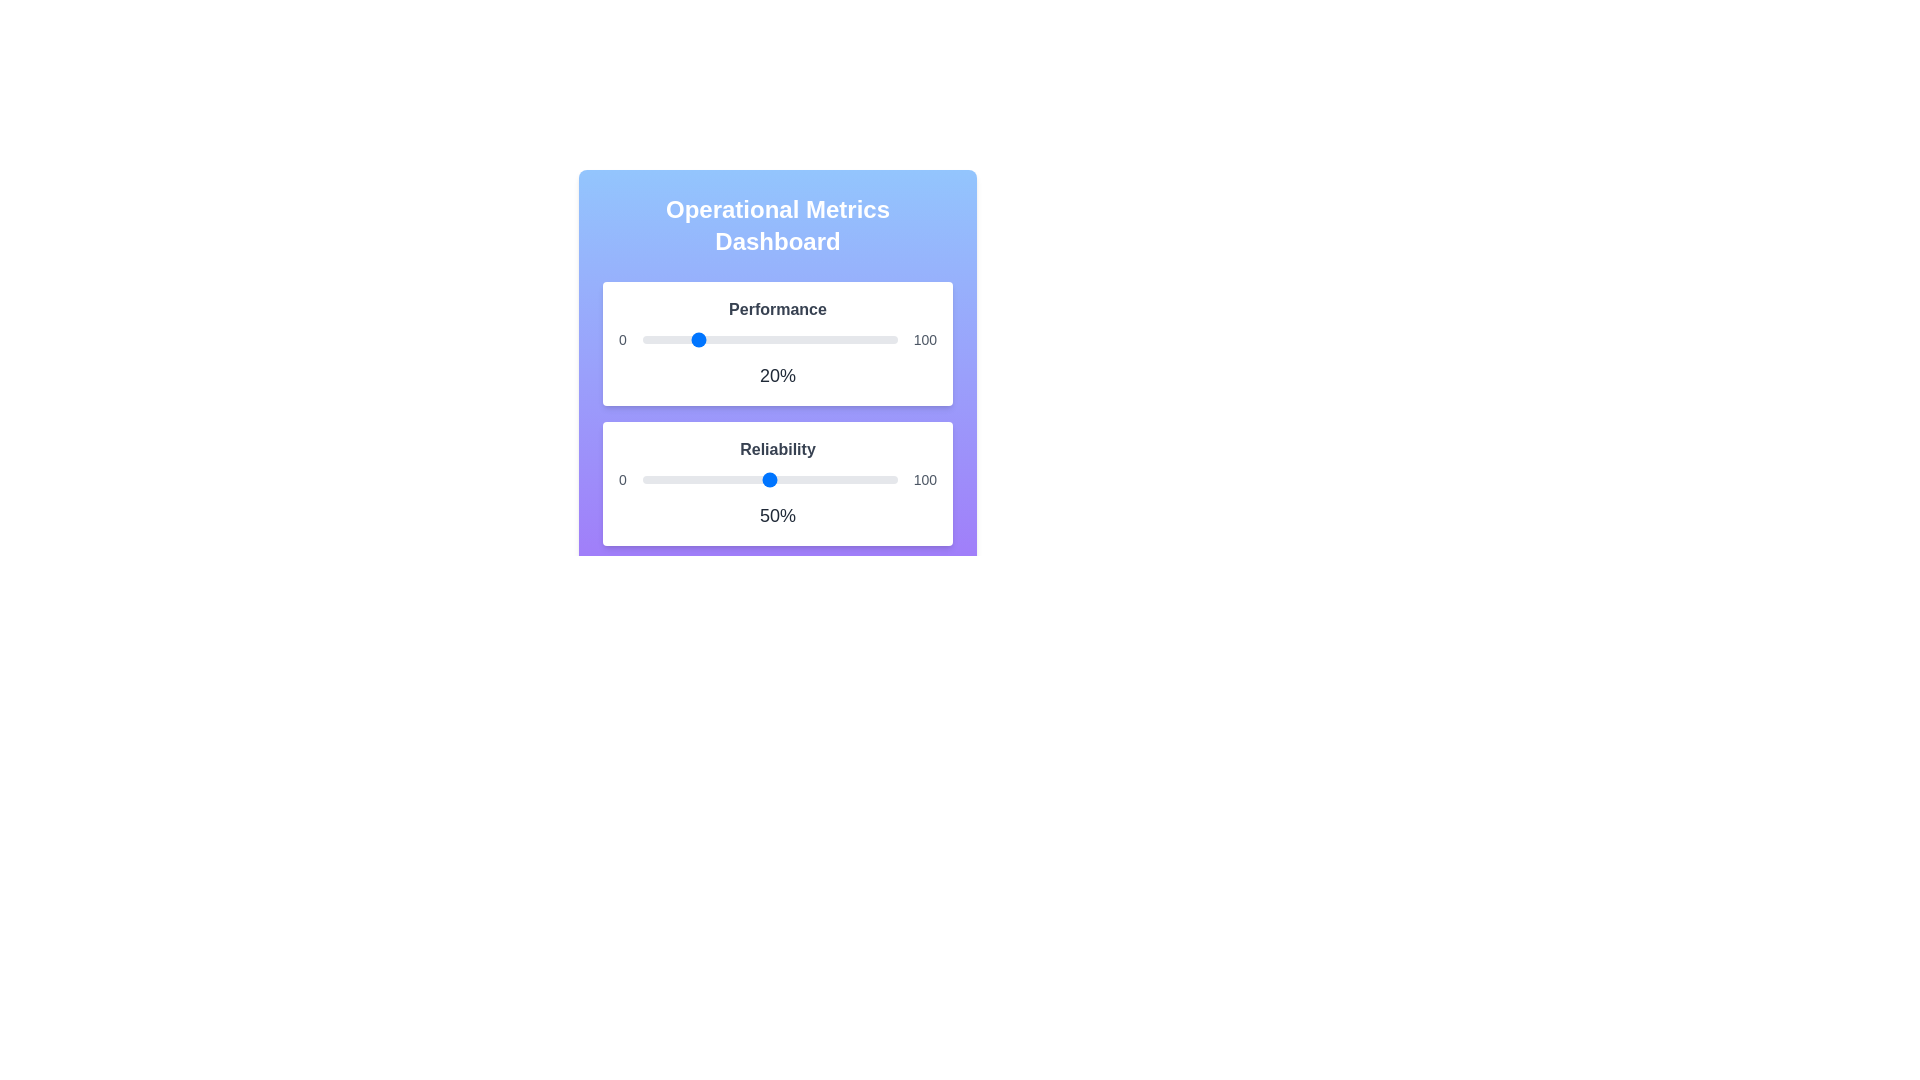 The width and height of the screenshot is (1920, 1080). Describe the element at coordinates (776, 479) in the screenshot. I see `the Reliability slider` at that location.